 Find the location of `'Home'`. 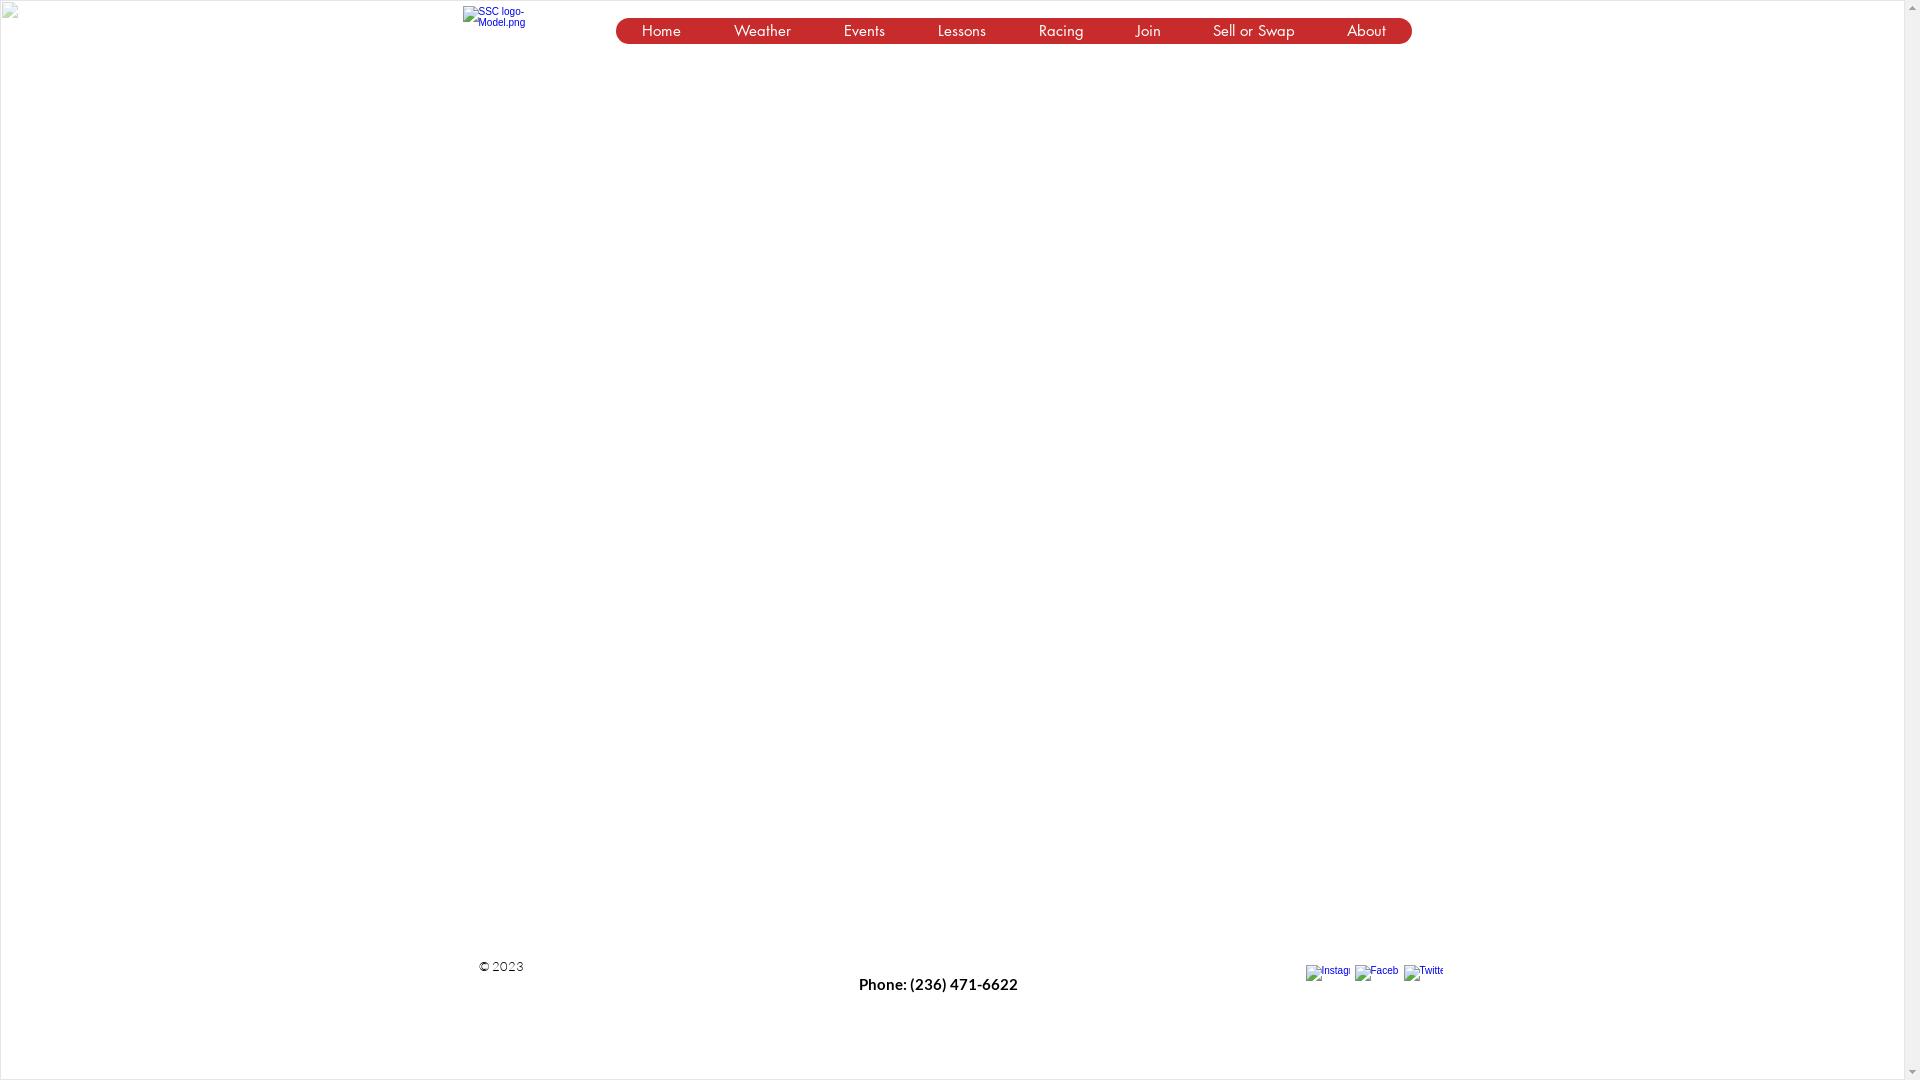

'Home' is located at coordinates (661, 30).